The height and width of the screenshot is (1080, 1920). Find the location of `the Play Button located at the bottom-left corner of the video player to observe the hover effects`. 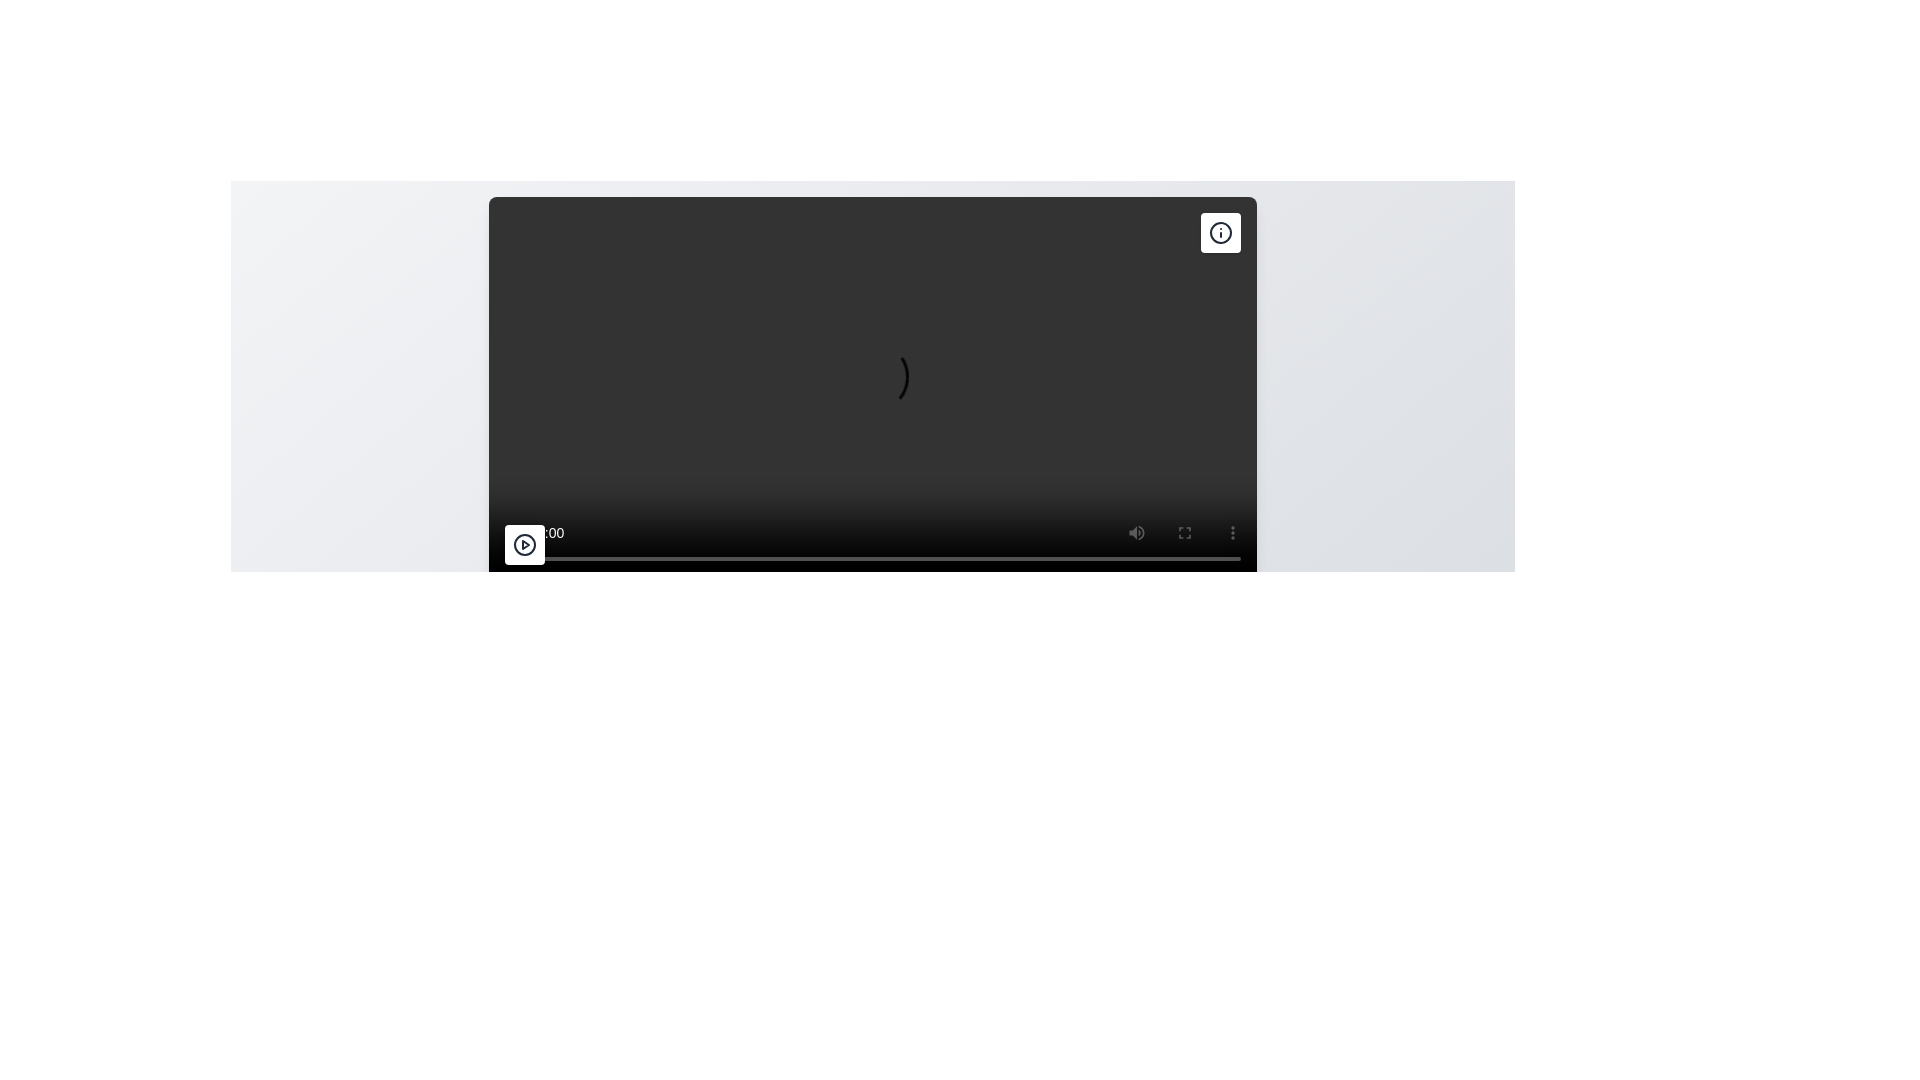

the Play Button located at the bottom-left corner of the video player to observe the hover effects is located at coordinates (524, 544).